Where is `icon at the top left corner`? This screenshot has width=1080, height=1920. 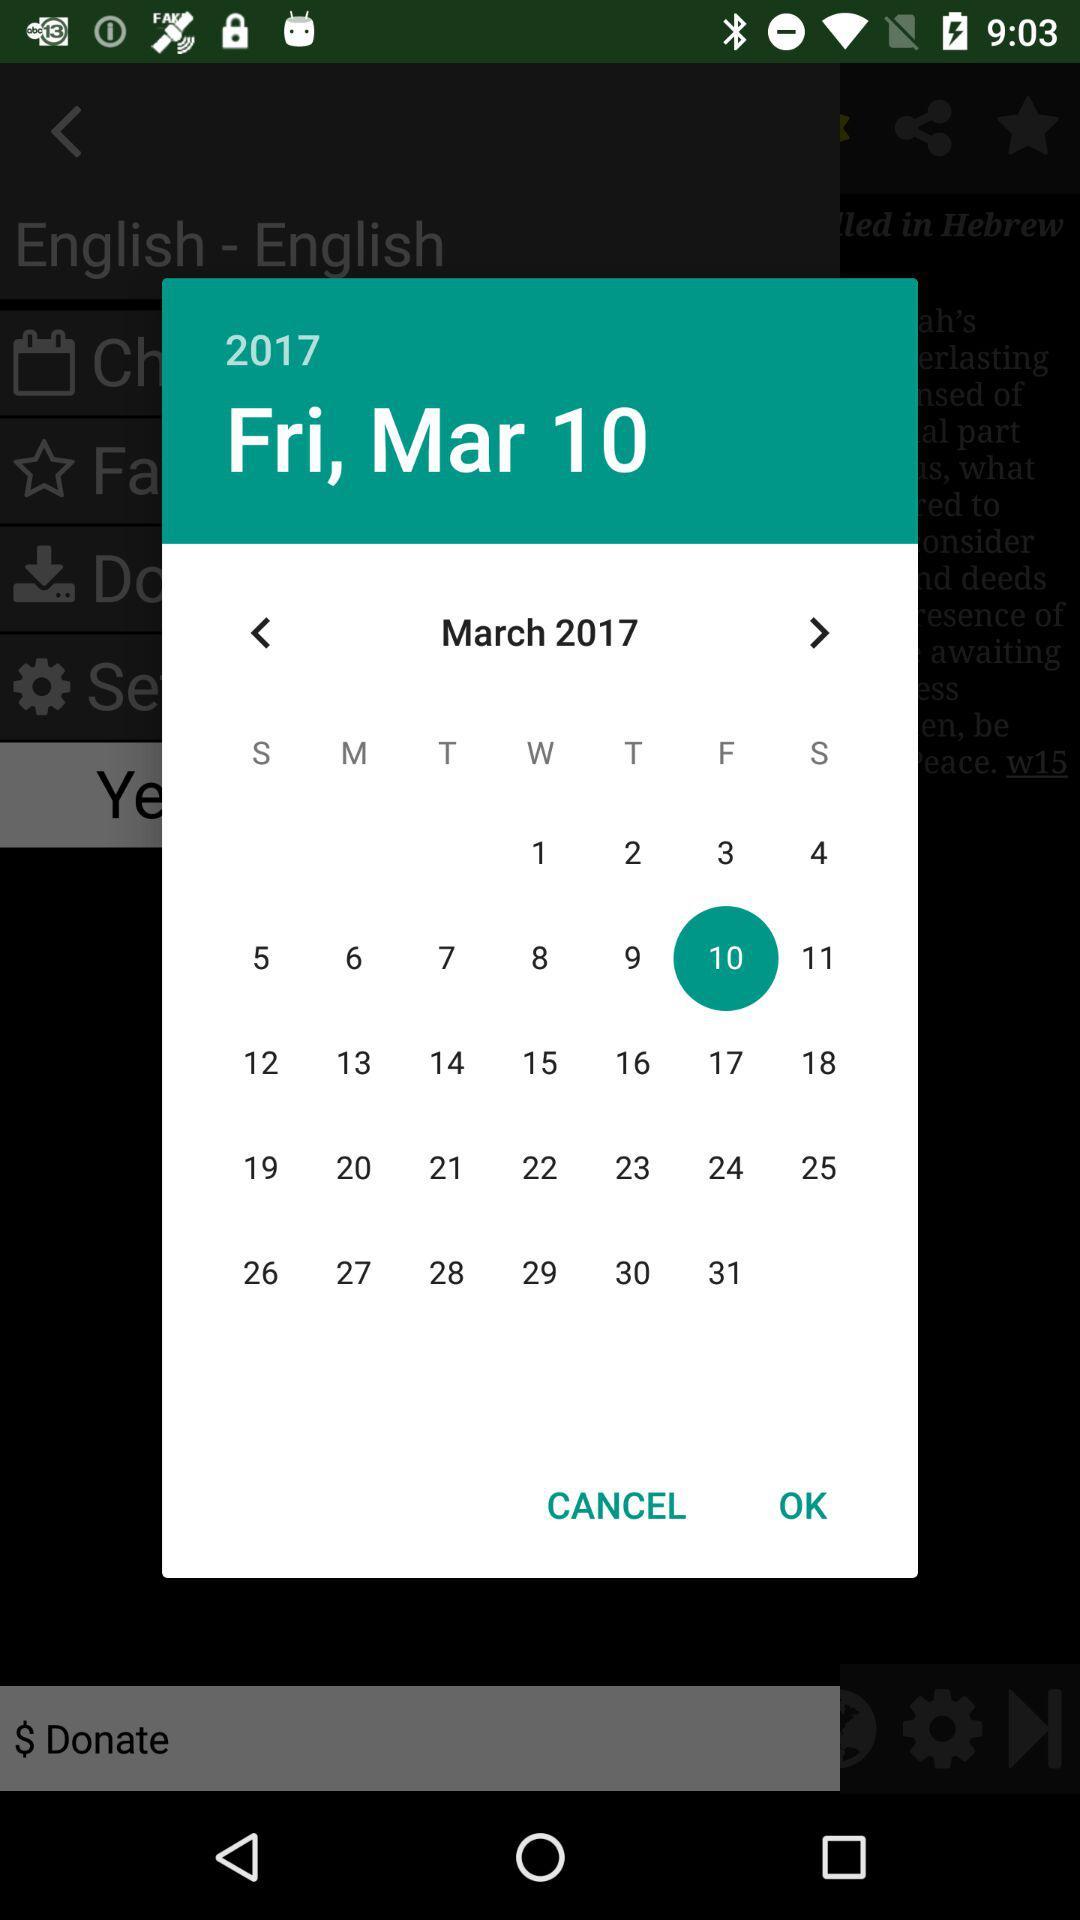
icon at the top left corner is located at coordinates (260, 632).